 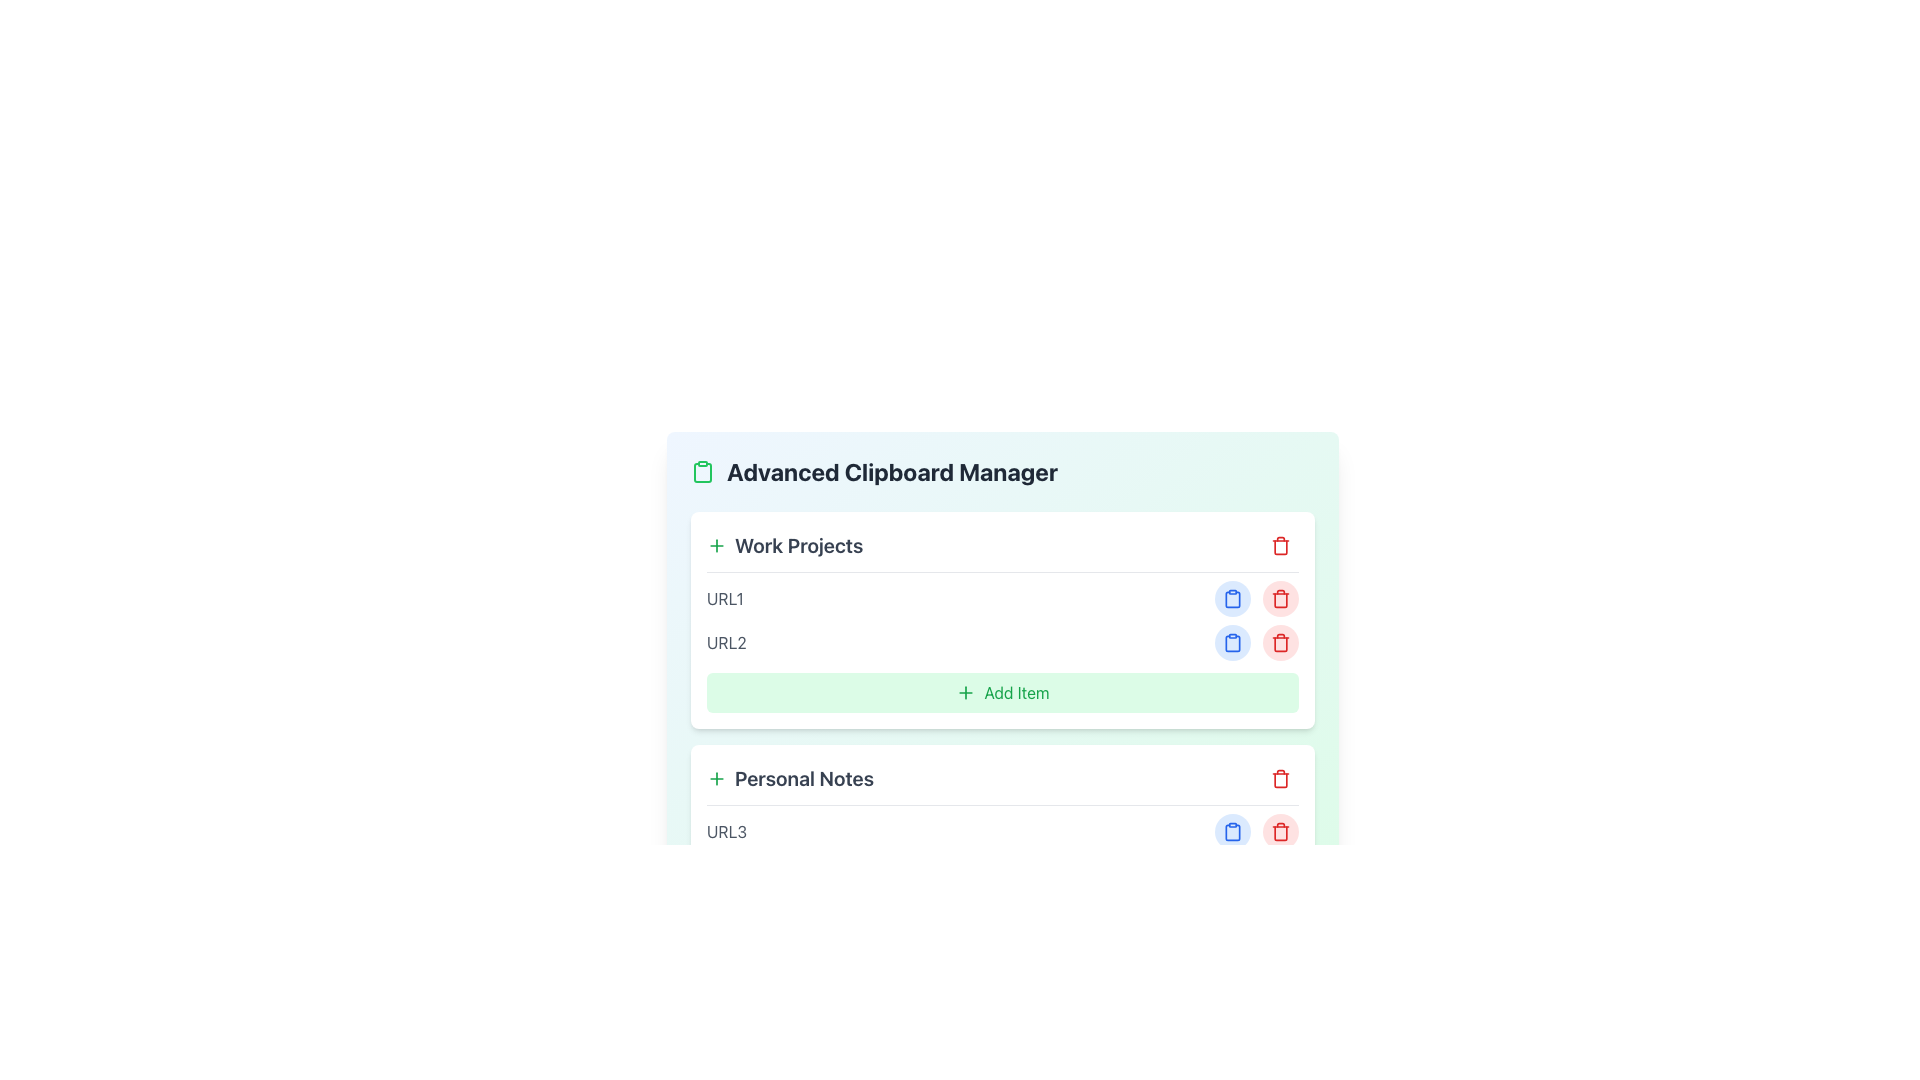 What do you see at coordinates (1256, 597) in the screenshot?
I see `the blue circular button with a clipboard icon in the horizontal button group located to the right of 'URL1'` at bounding box center [1256, 597].